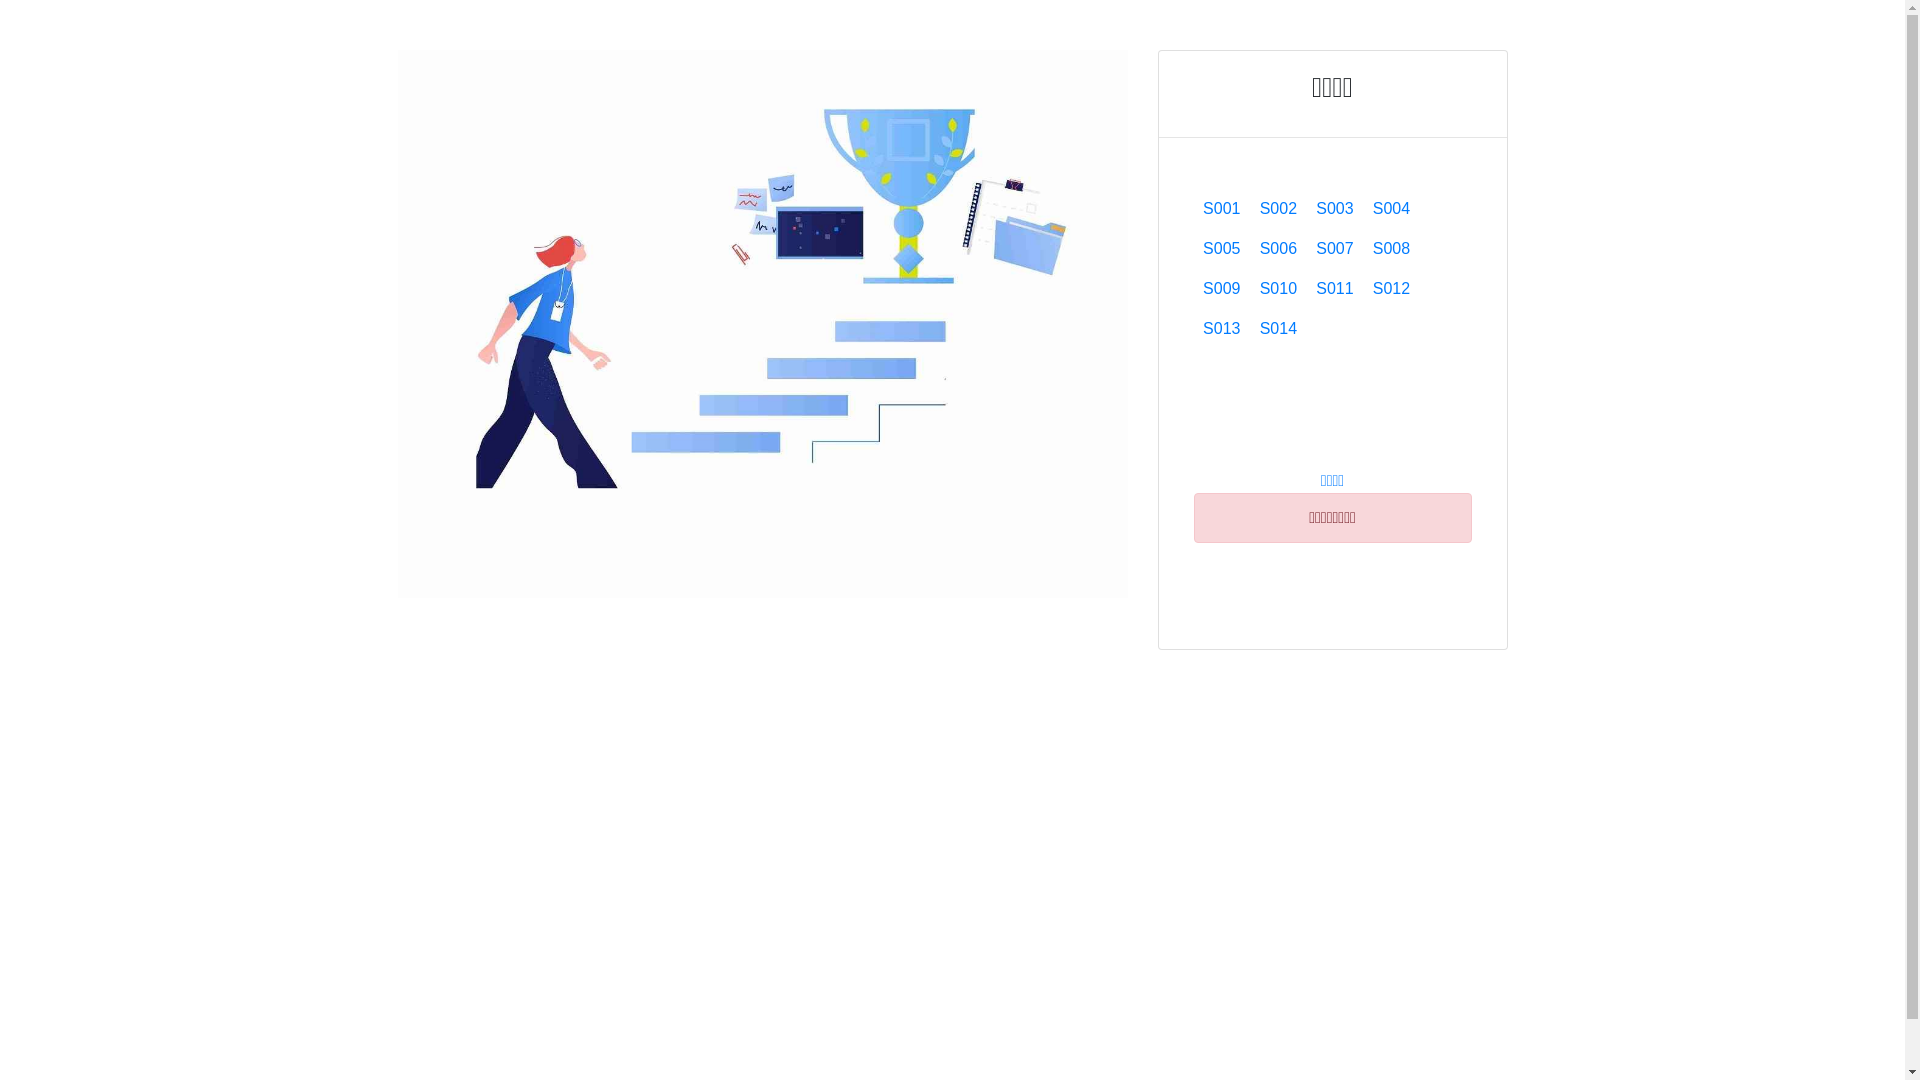 This screenshot has width=1920, height=1080. What do you see at coordinates (1221, 327) in the screenshot?
I see `'S013'` at bounding box center [1221, 327].